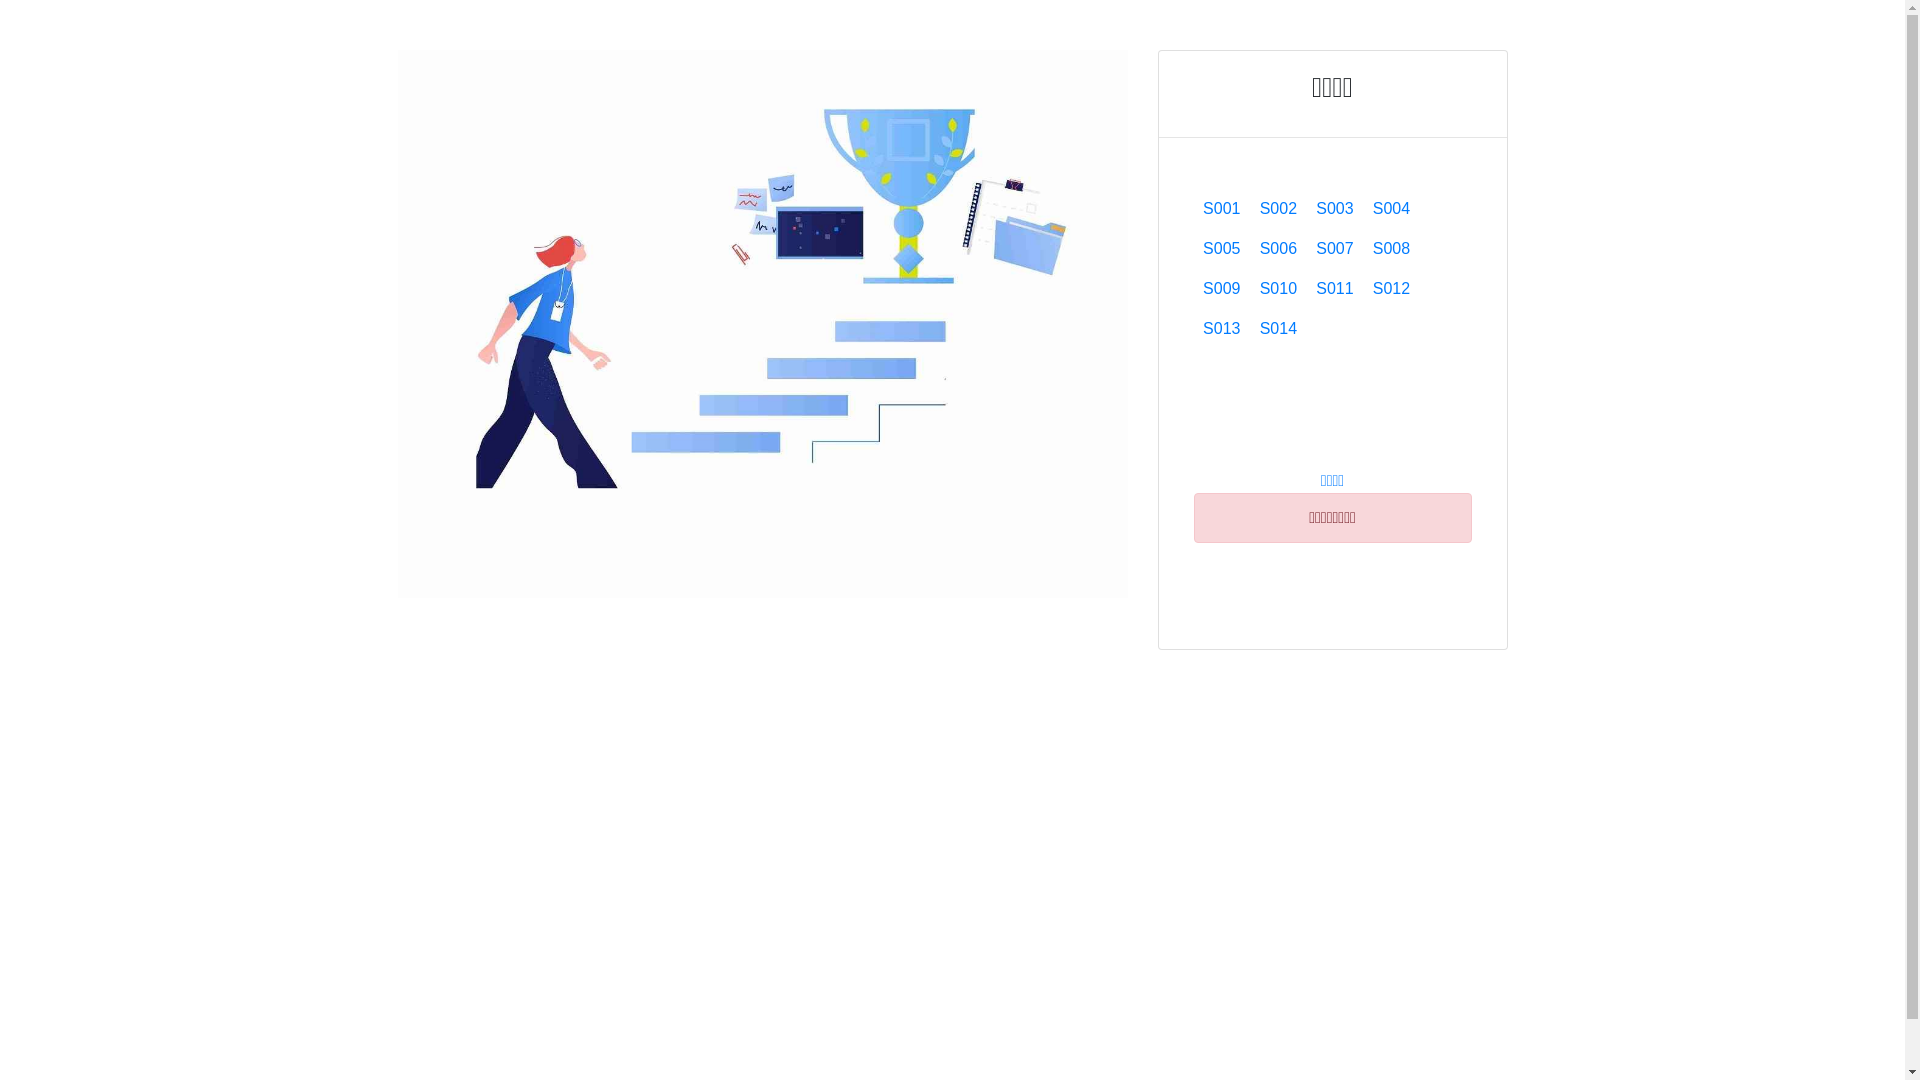 This screenshot has width=1920, height=1080. What do you see at coordinates (1221, 327) in the screenshot?
I see `'S013'` at bounding box center [1221, 327].